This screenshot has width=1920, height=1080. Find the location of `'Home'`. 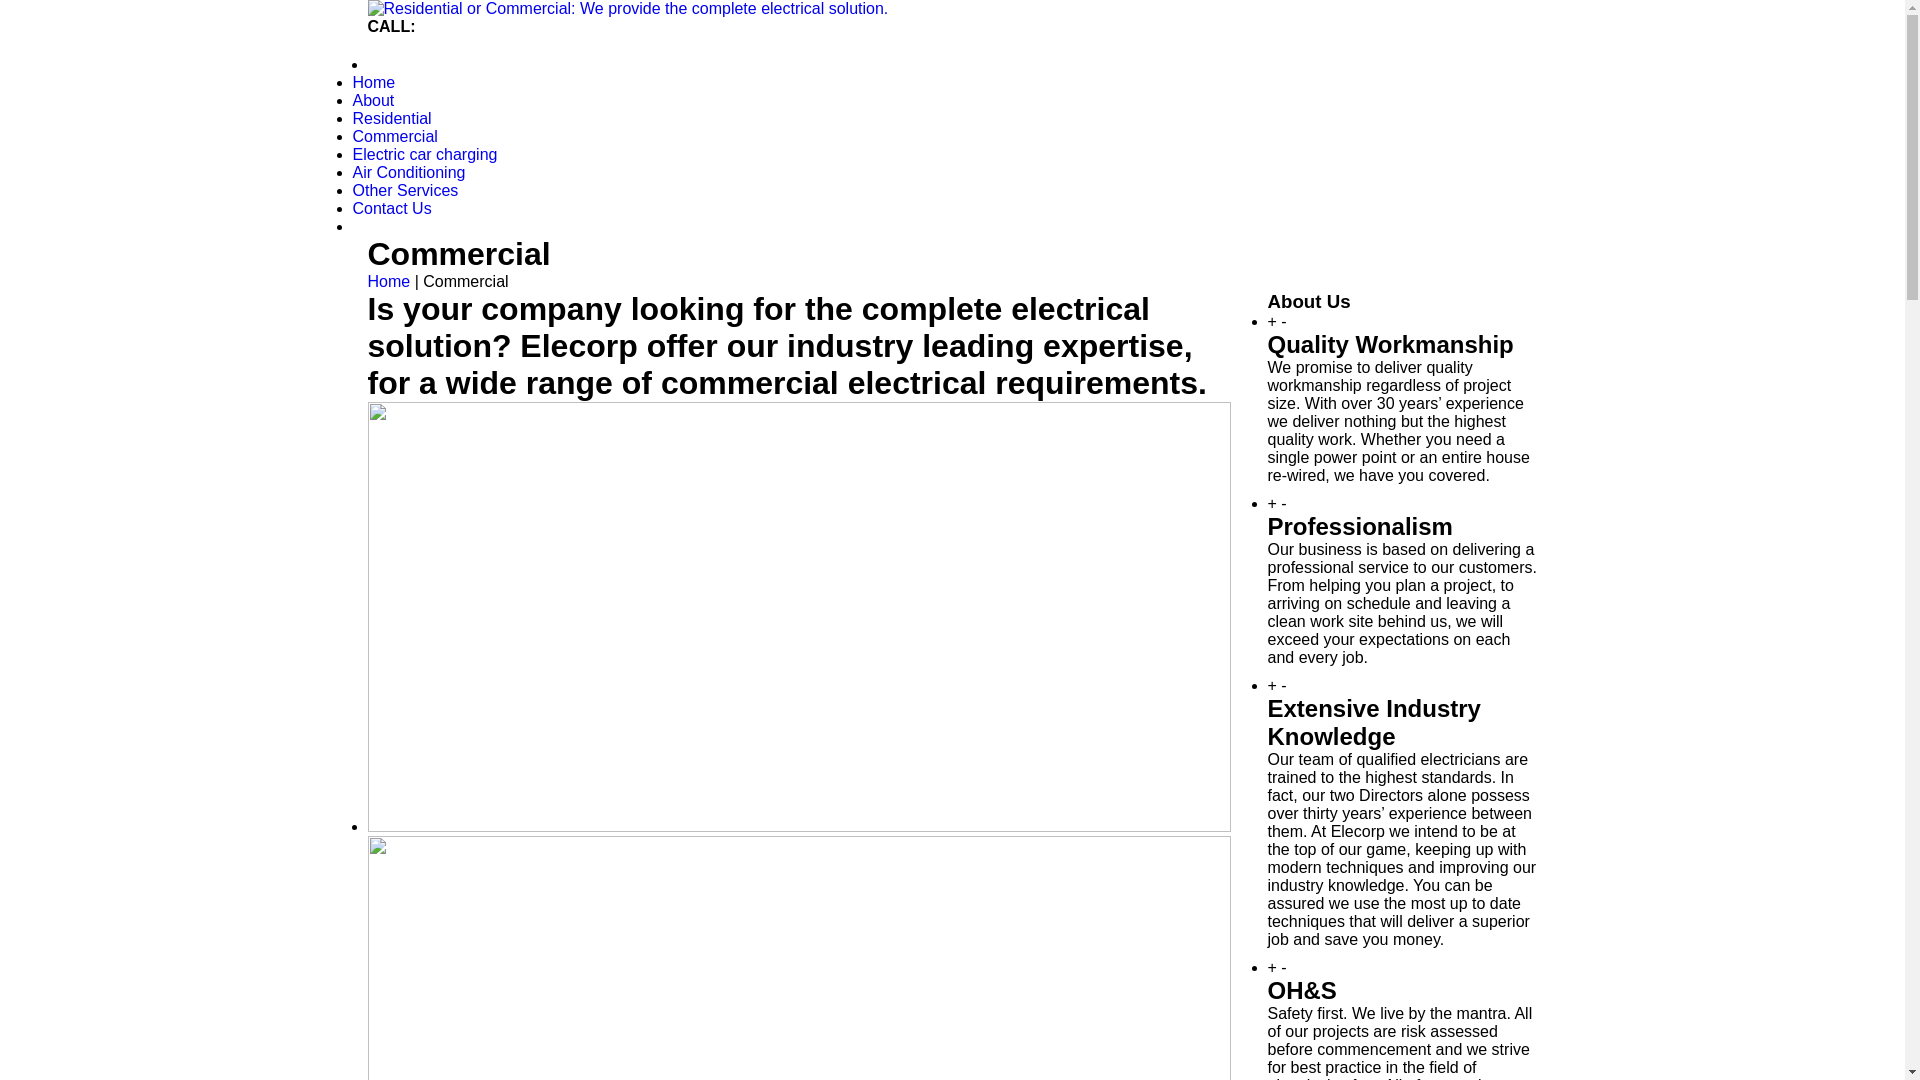

'Home' is located at coordinates (368, 281).